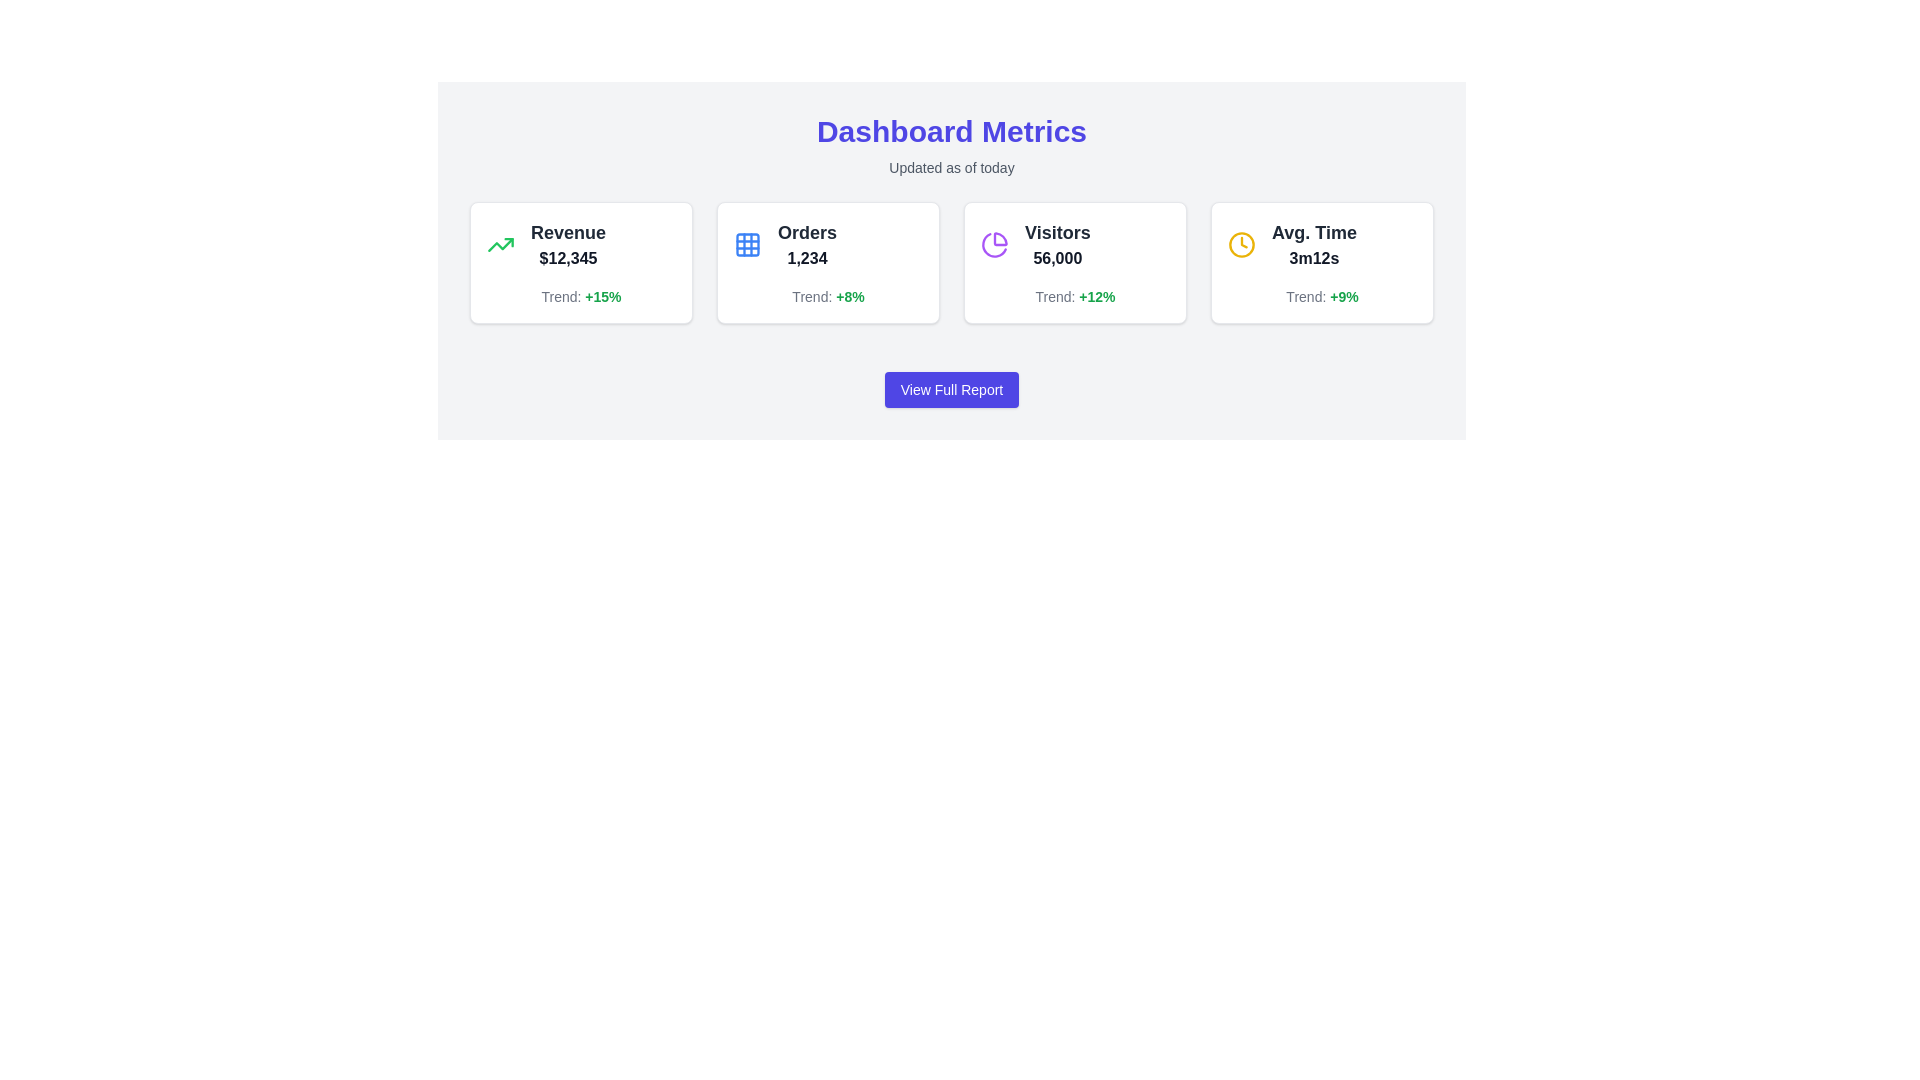 Image resolution: width=1920 pixels, height=1080 pixels. What do you see at coordinates (580, 244) in the screenshot?
I see `the Text label displaying revenue data, which is located in the first card of the dashboard grid, prominently positioned at the top row` at bounding box center [580, 244].